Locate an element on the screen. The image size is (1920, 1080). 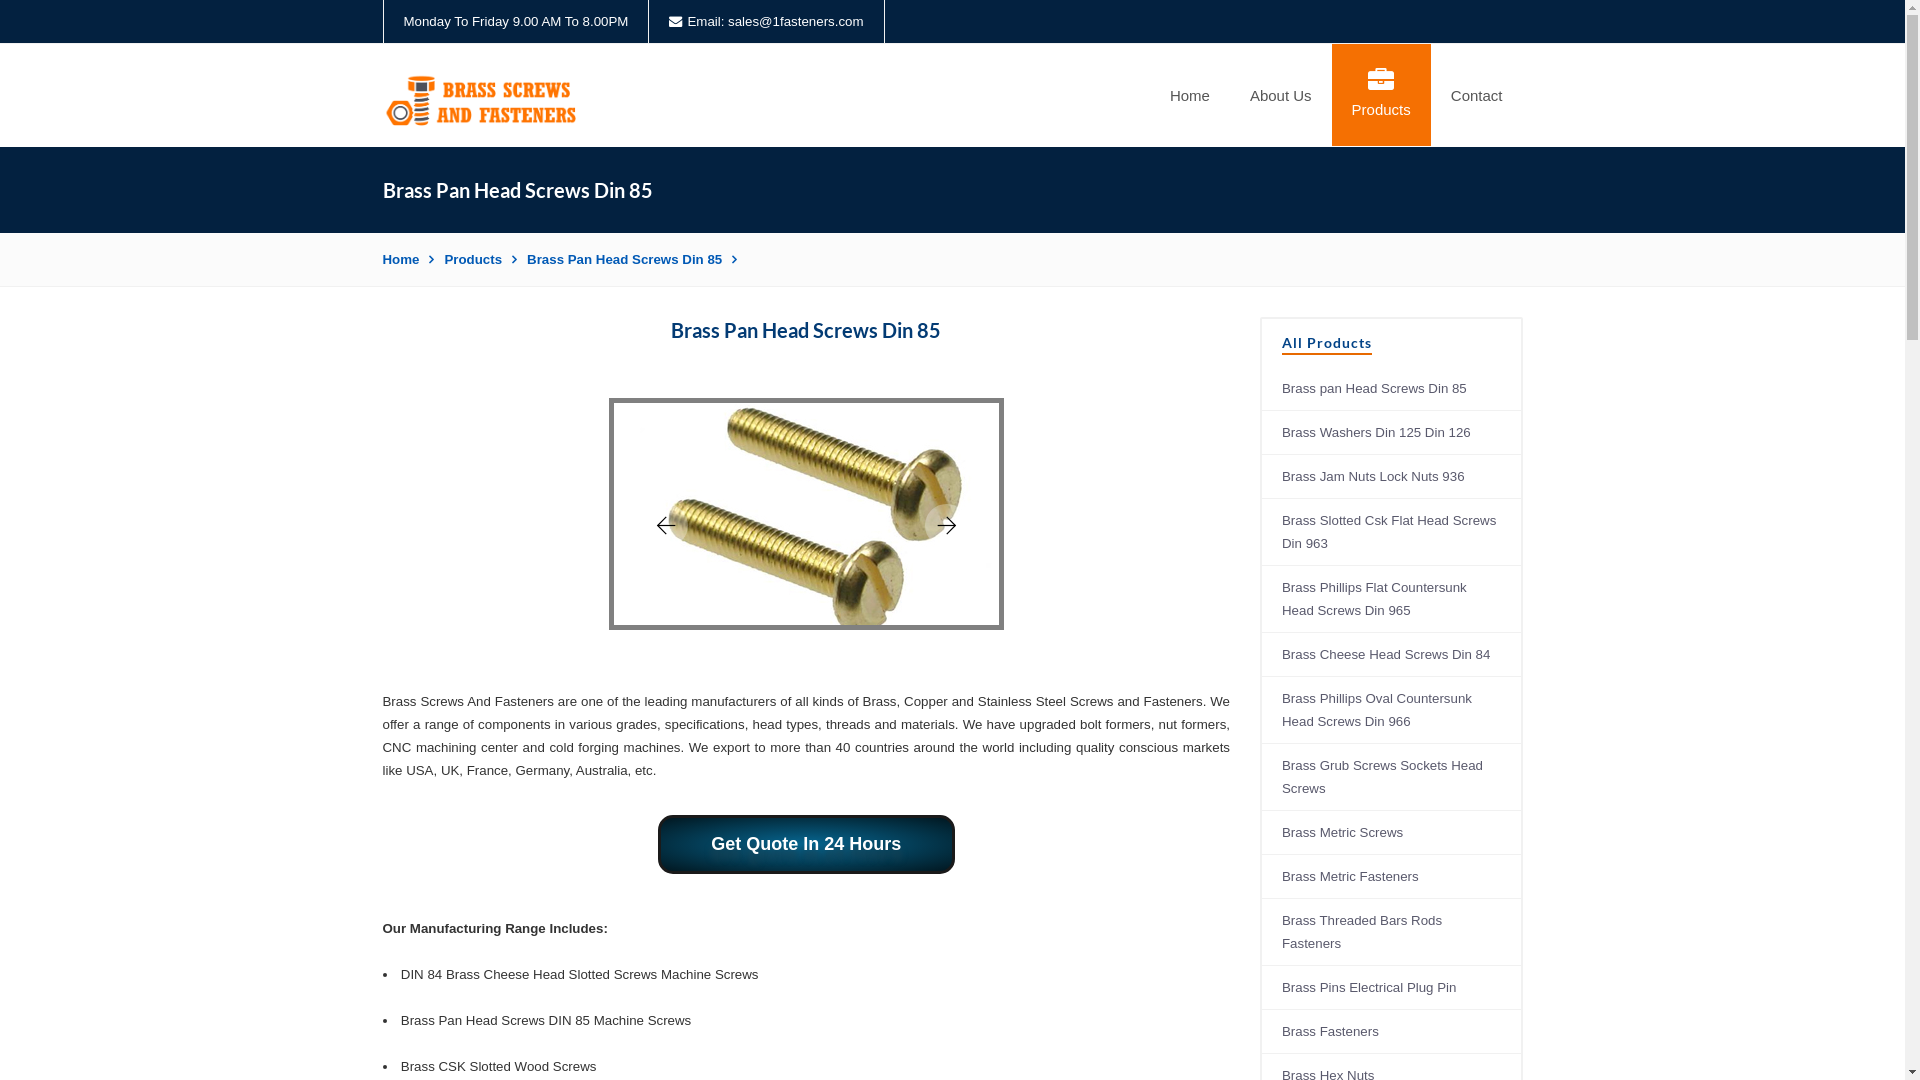
'Brass Metric Screws' is located at coordinates (1261, 833).